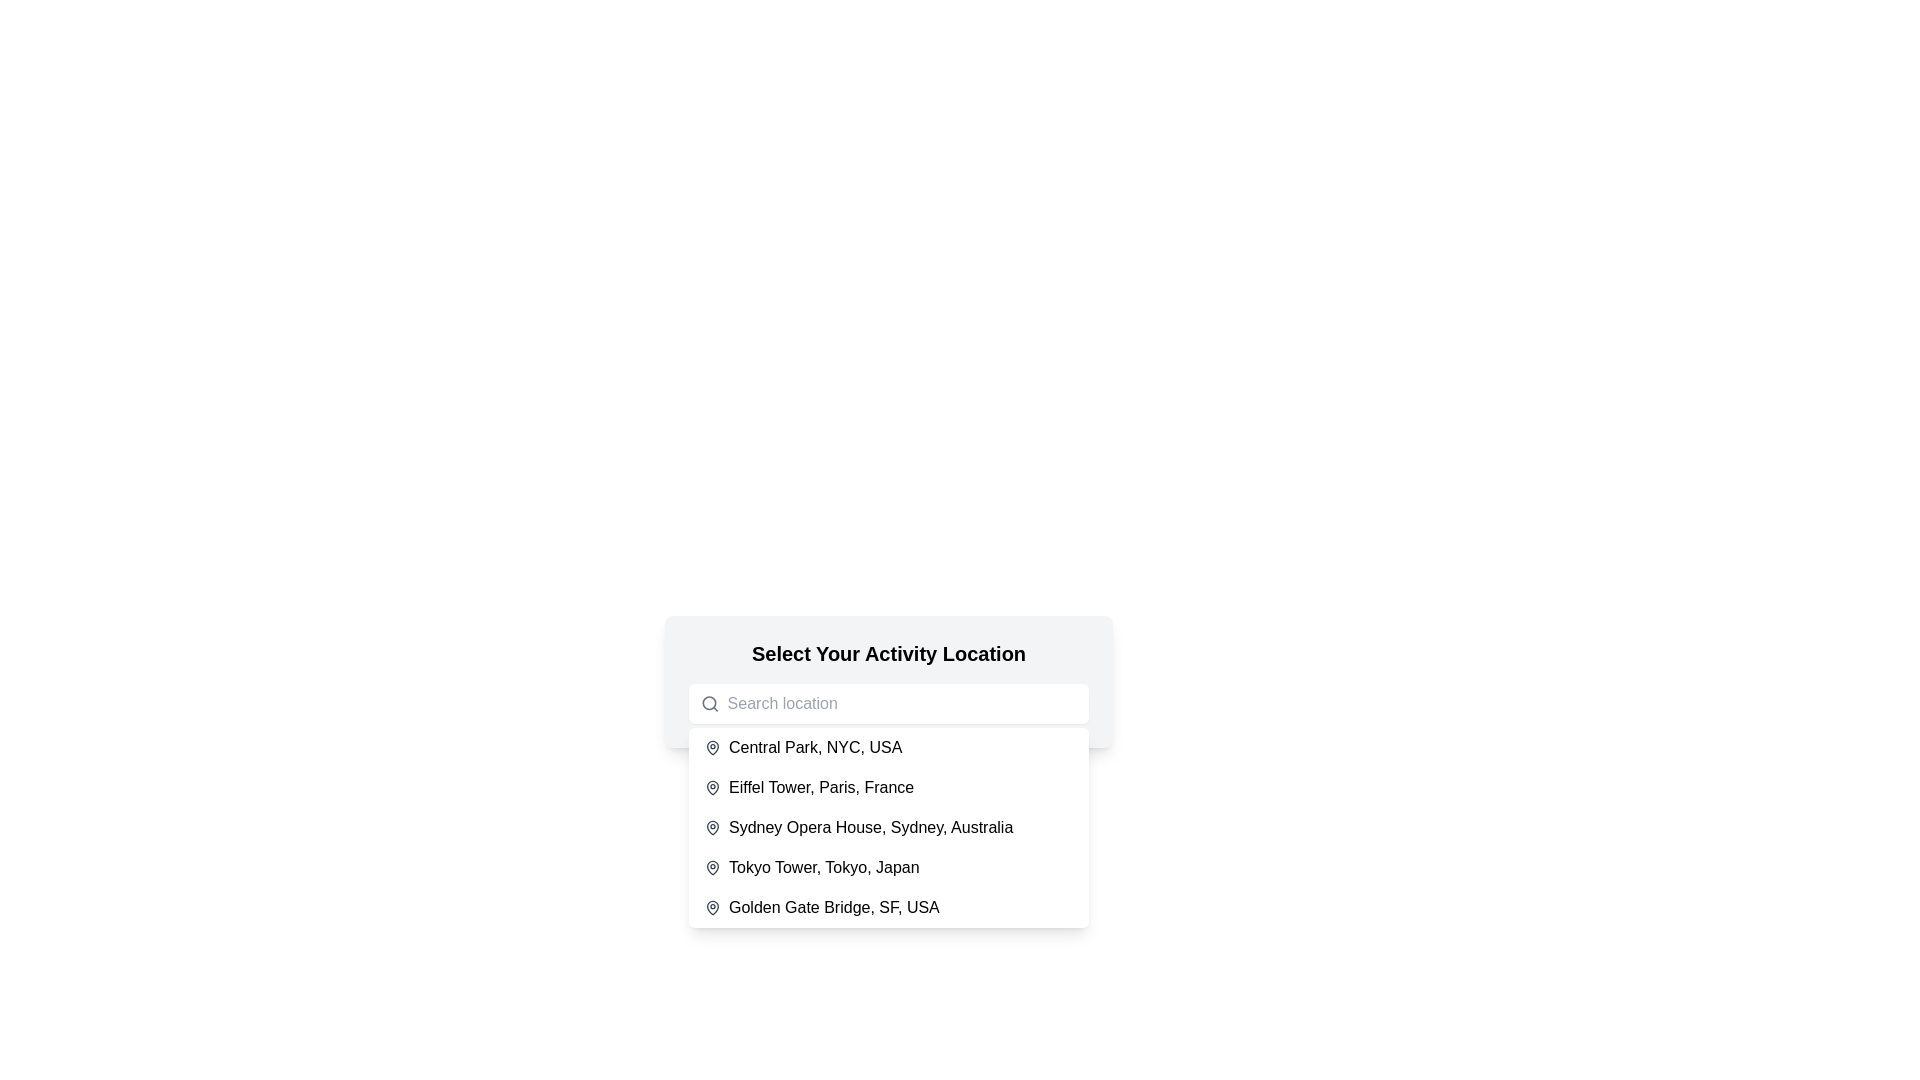  What do you see at coordinates (713, 866) in the screenshot?
I see `the map pin icon located next to the text 'Tokyo Tower, Tokyo, Japan' in the dropdown list of locations` at bounding box center [713, 866].